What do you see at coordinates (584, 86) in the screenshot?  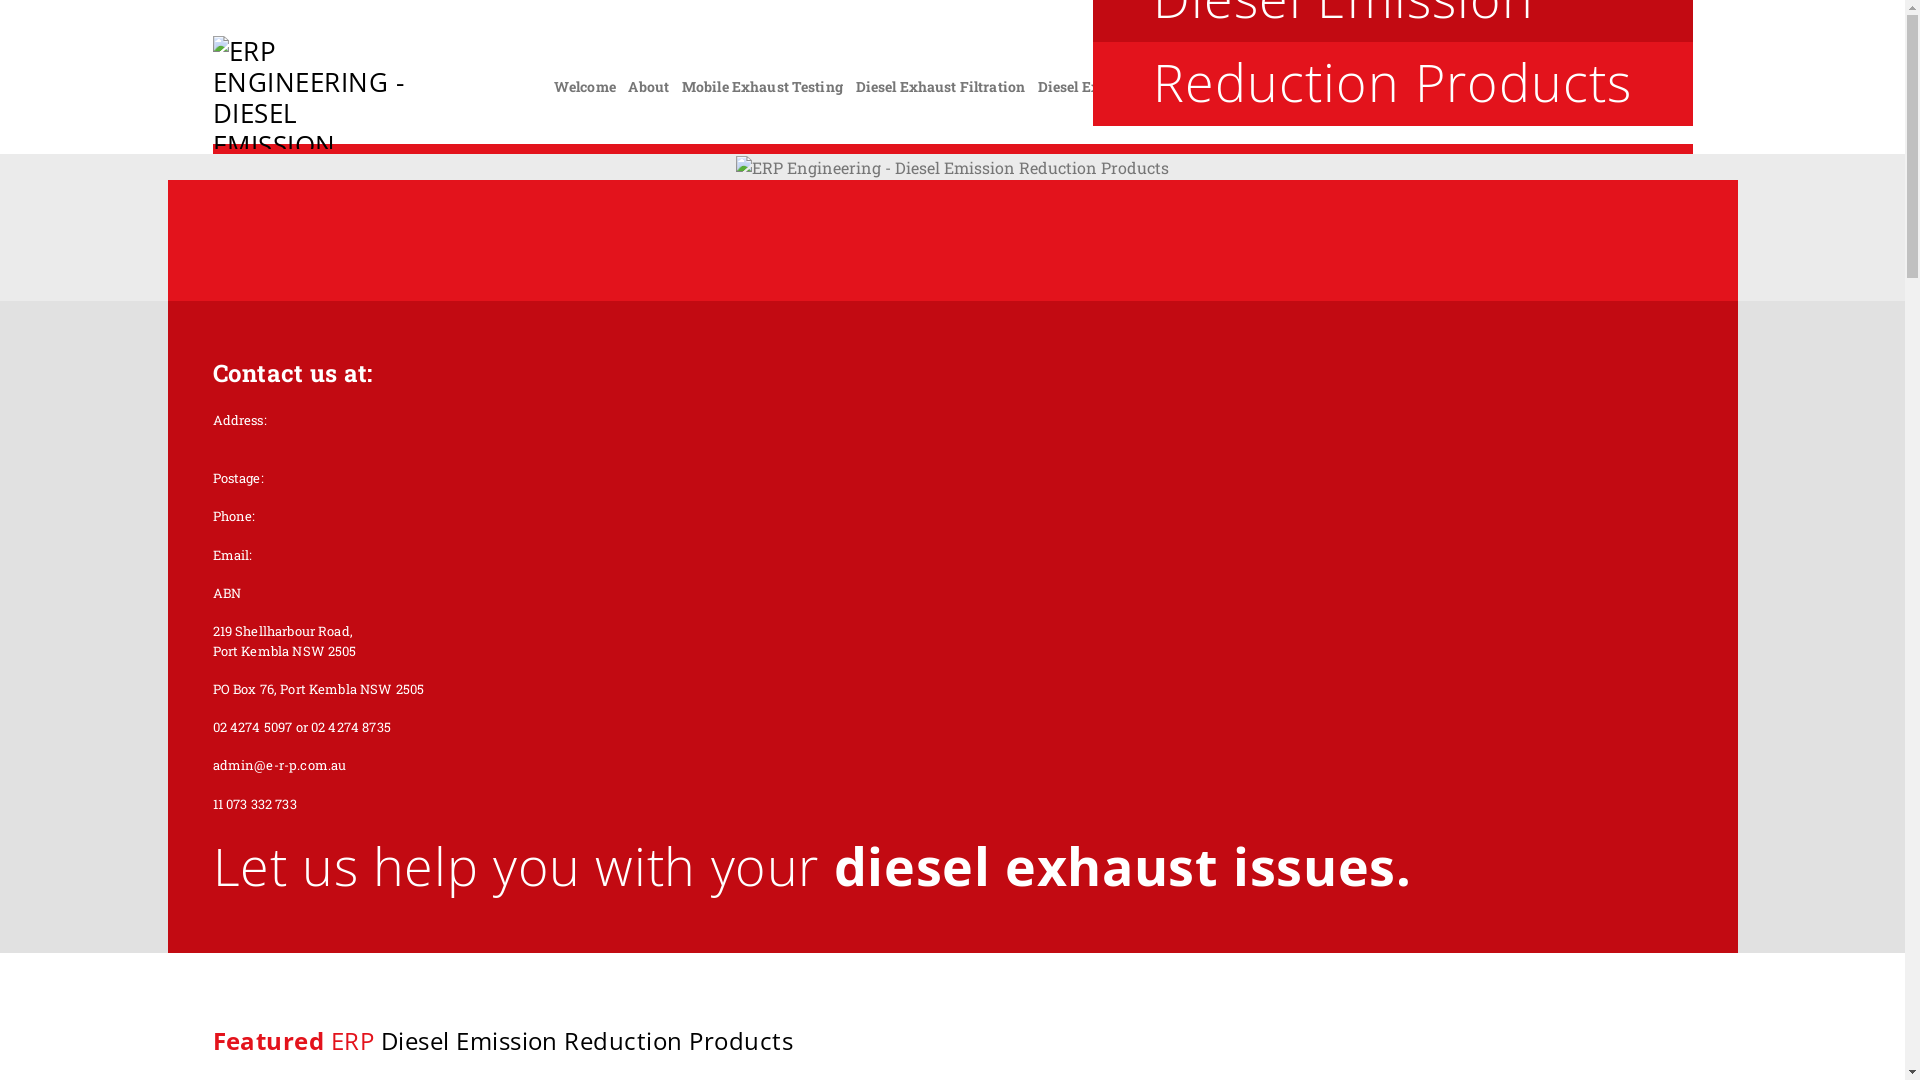 I see `'Welcome'` at bounding box center [584, 86].